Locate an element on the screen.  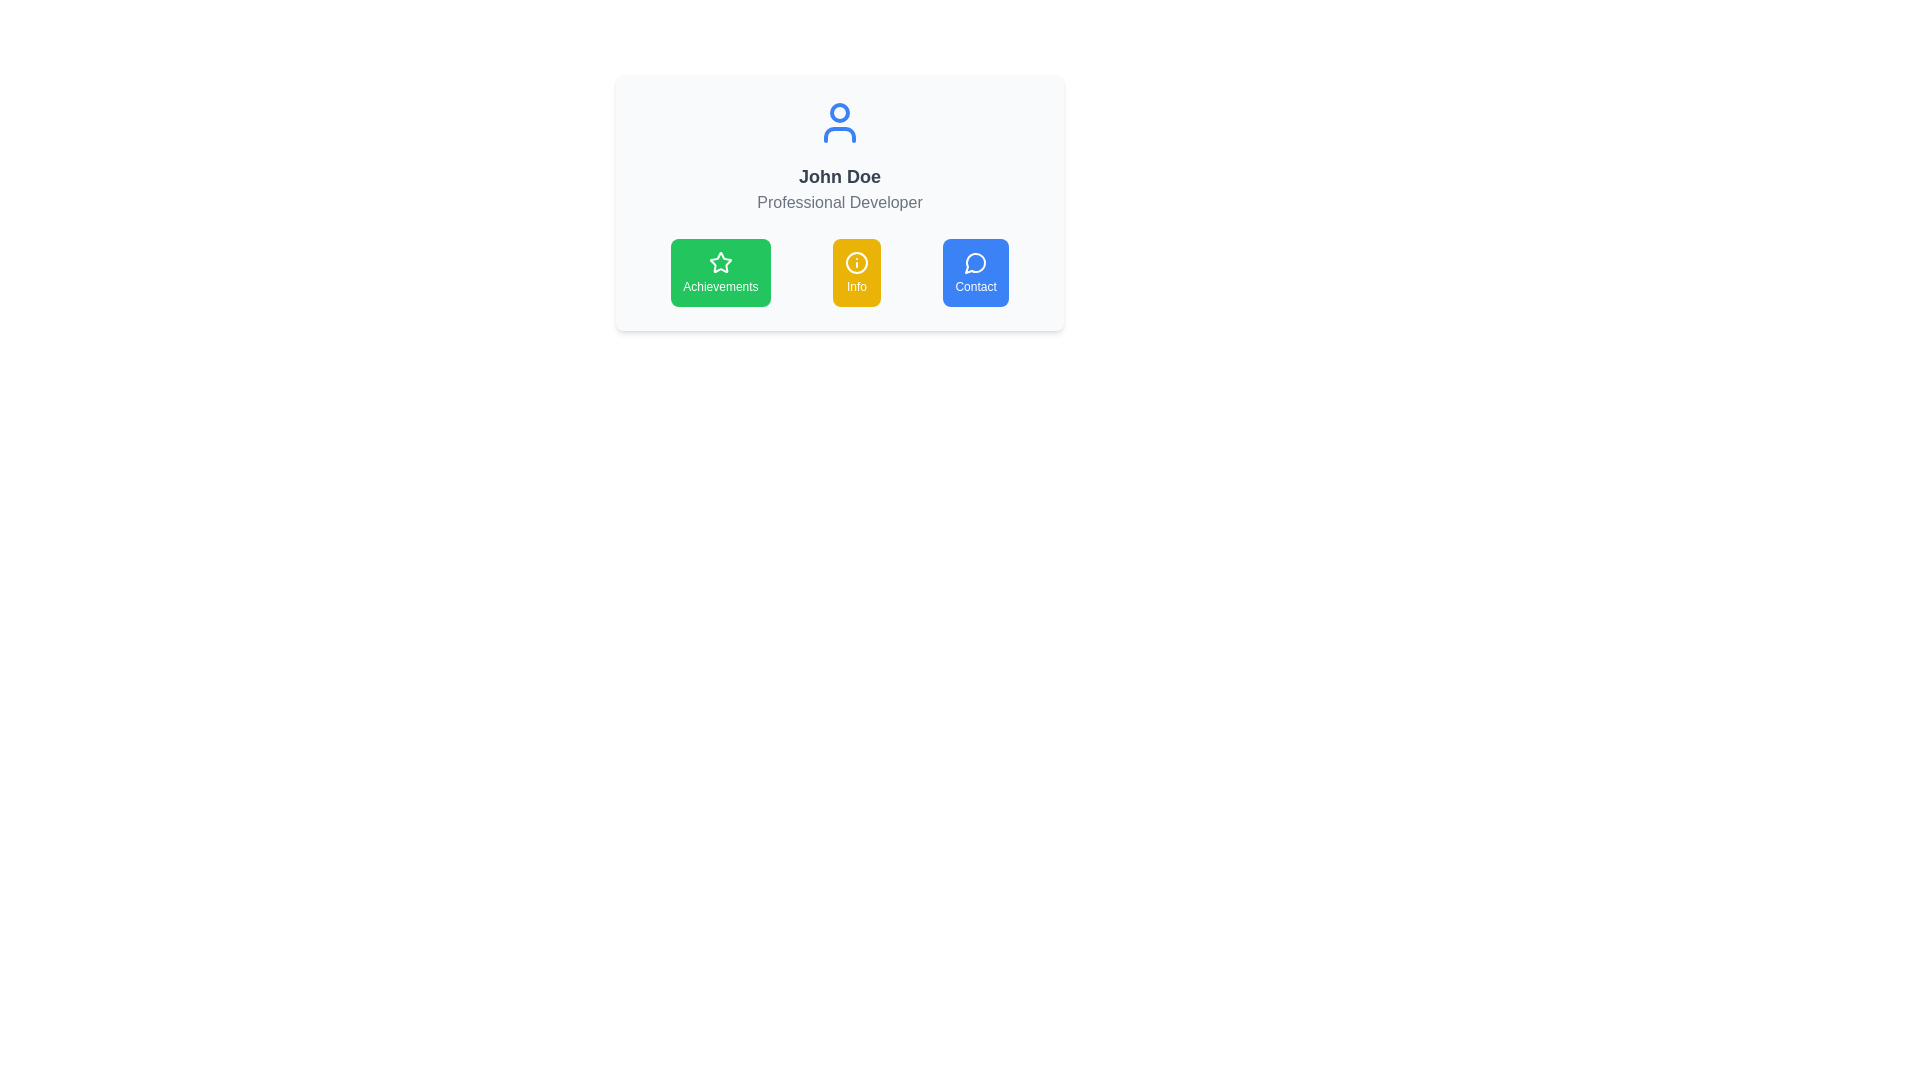
the Achievements icon, which is part of the leftmost button labeled 'Achievements' in a row of three buttons at the bottom of a centrally aligned card is located at coordinates (720, 261).